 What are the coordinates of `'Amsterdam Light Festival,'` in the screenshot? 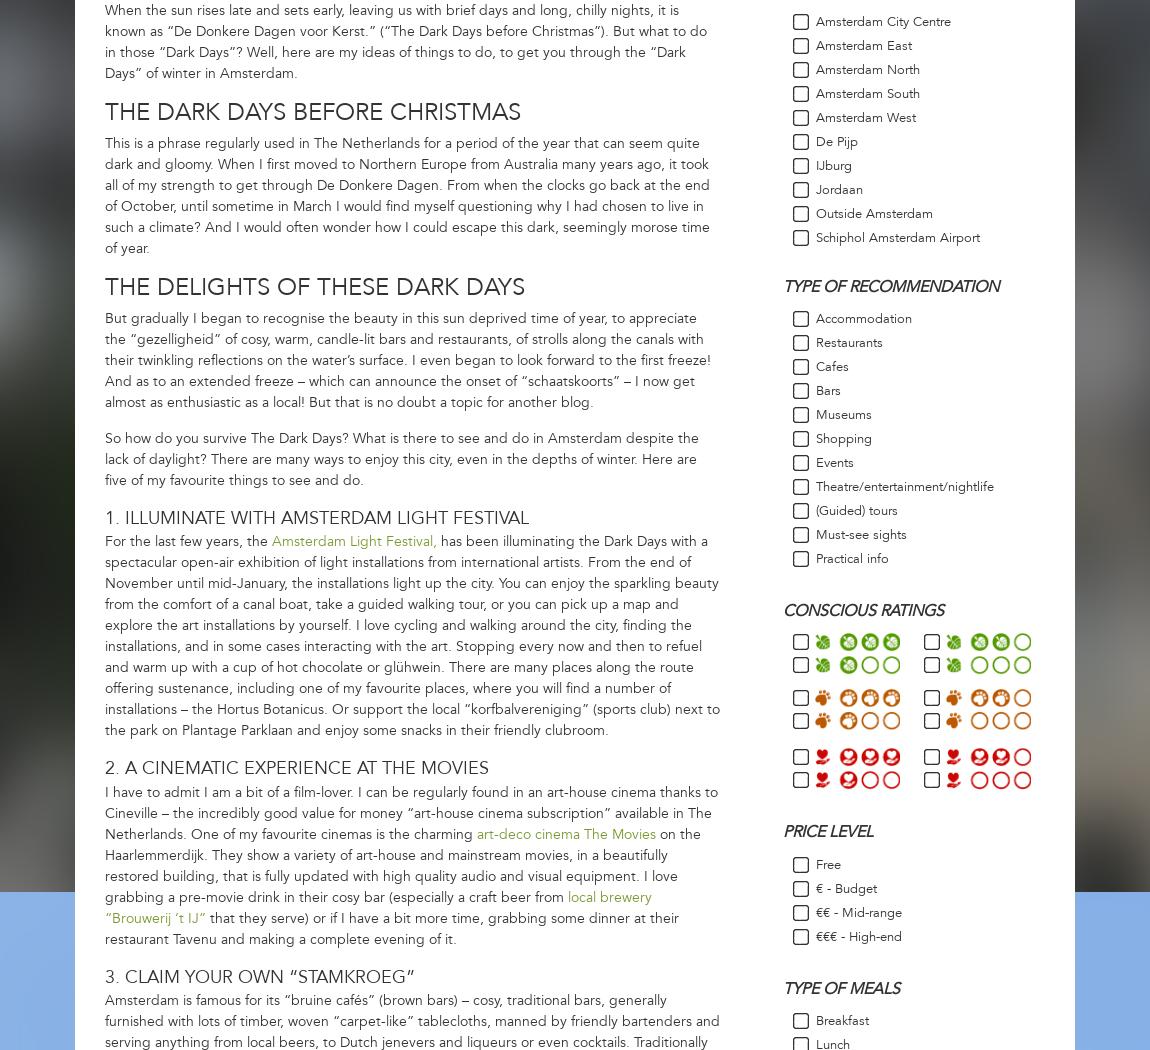 It's located at (270, 541).